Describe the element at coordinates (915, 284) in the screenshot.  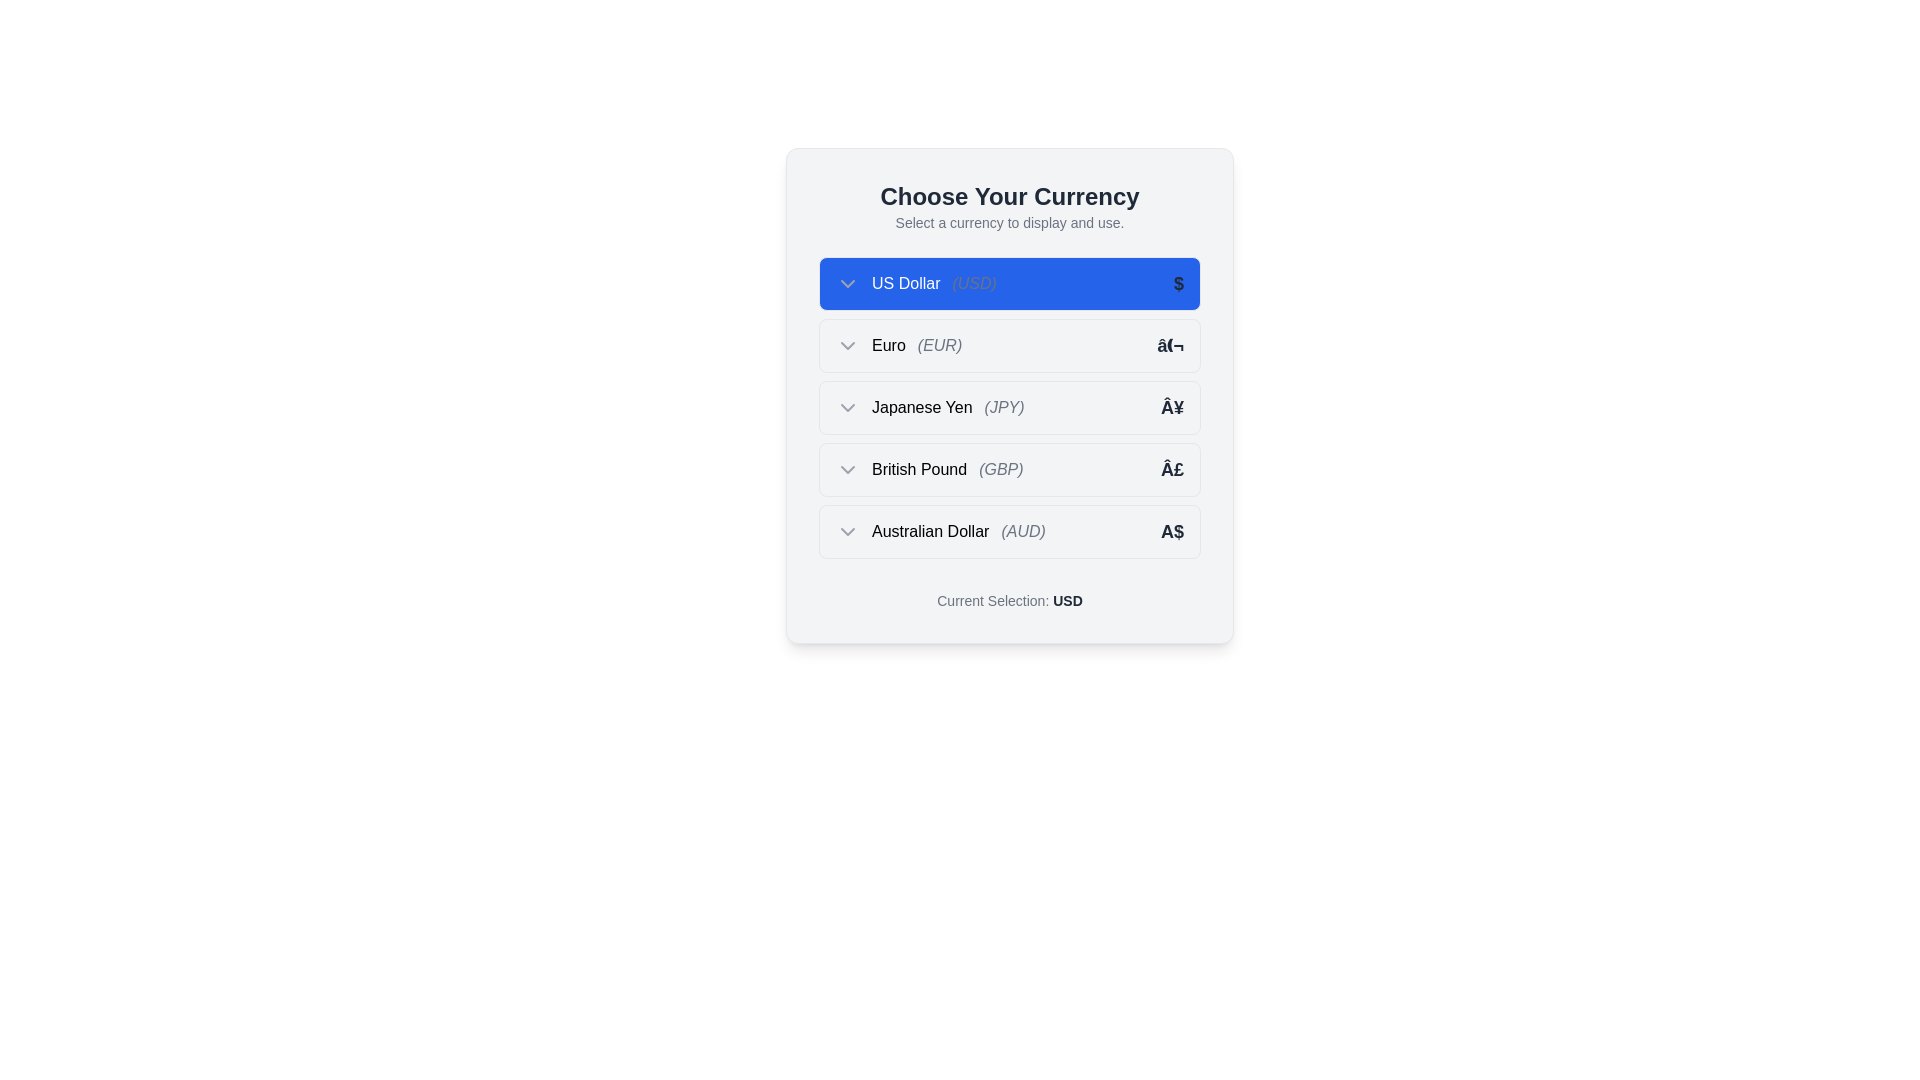
I see `the Text display (Label) that shows the US Dollar (USD) currency option, which is located to the right of the chevron icon and to the left of the currency code in the currency selection menu` at that location.